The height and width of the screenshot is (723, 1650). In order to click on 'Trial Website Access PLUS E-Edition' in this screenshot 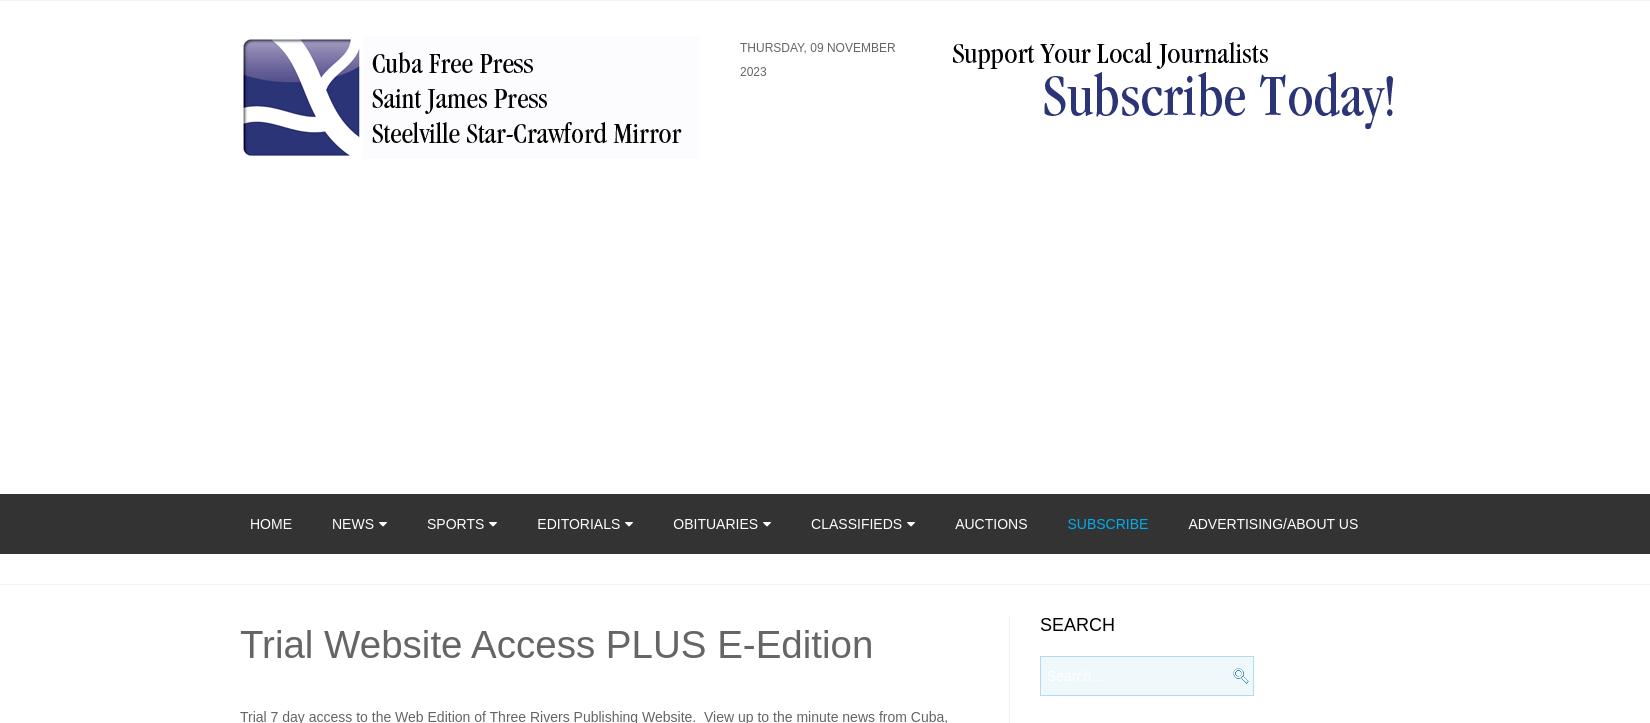, I will do `click(240, 644)`.